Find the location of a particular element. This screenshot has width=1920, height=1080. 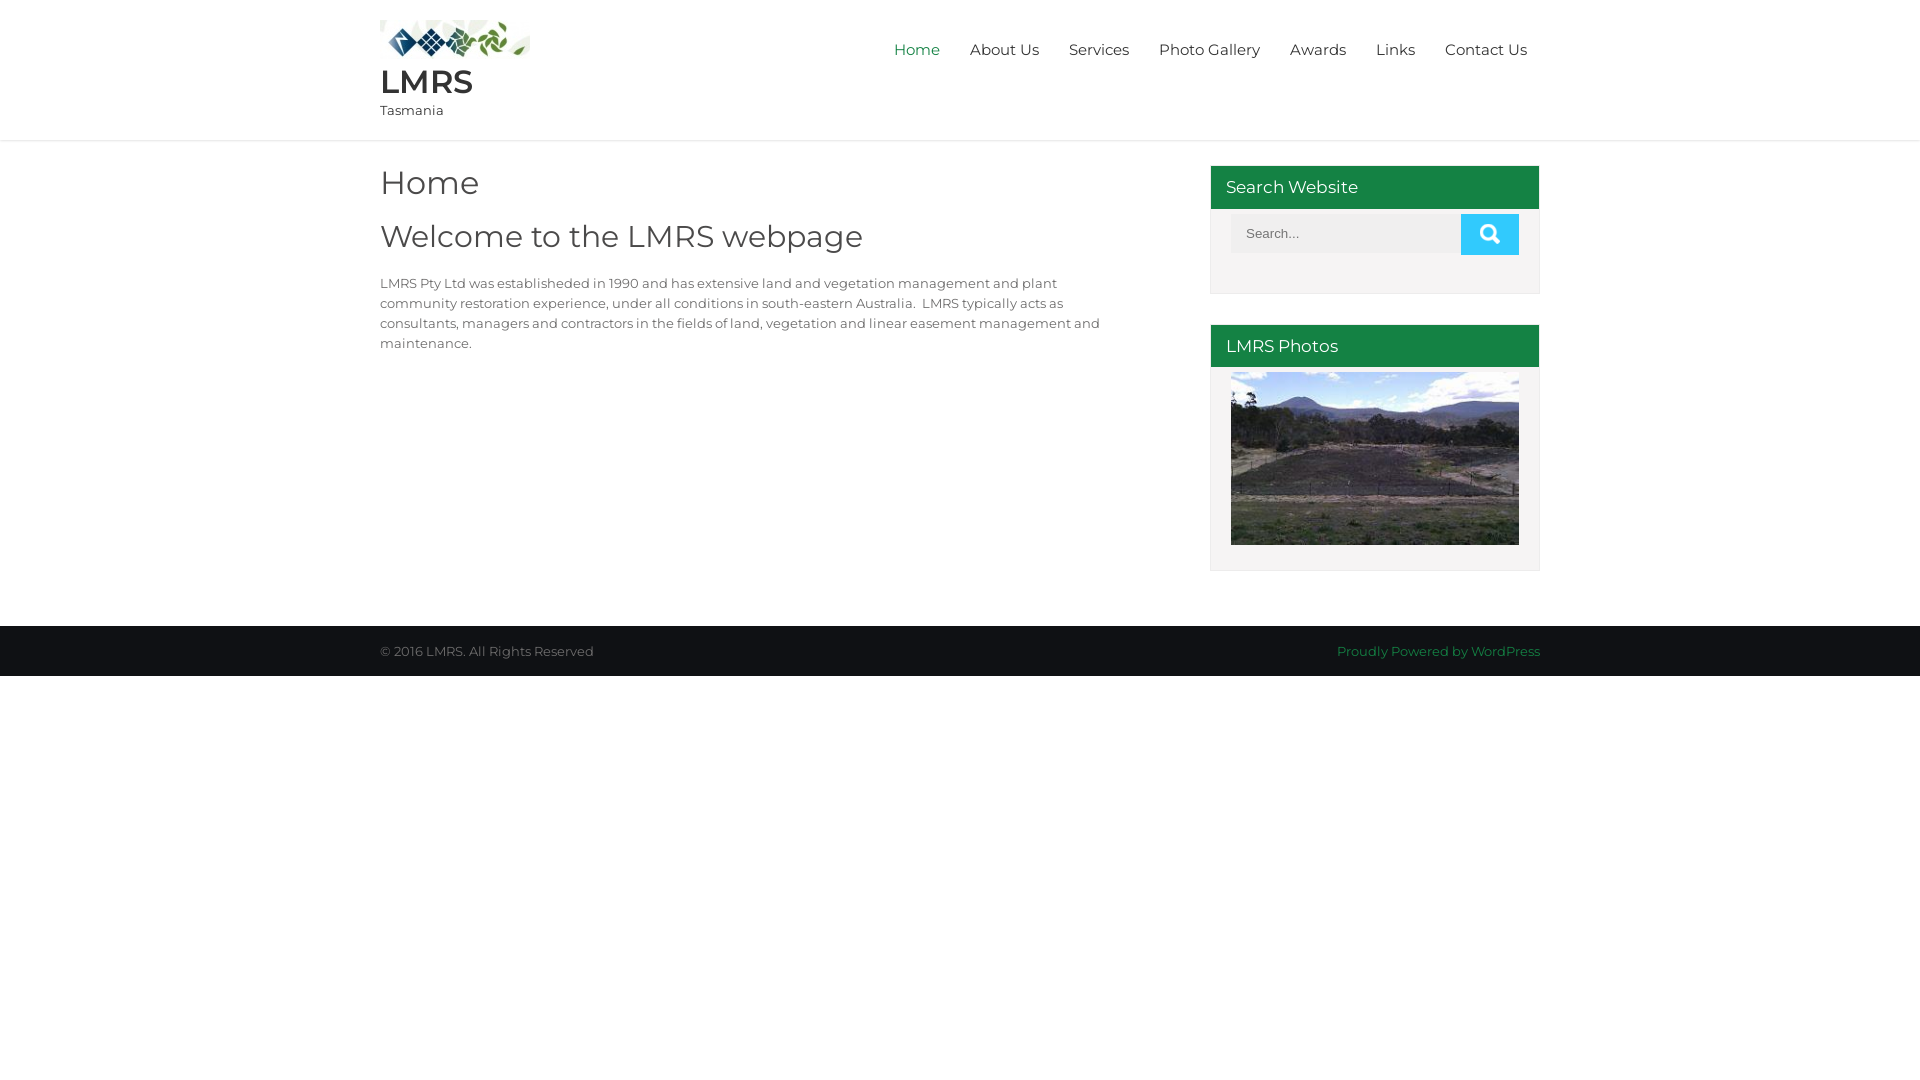

'Services' is located at coordinates (1098, 49).